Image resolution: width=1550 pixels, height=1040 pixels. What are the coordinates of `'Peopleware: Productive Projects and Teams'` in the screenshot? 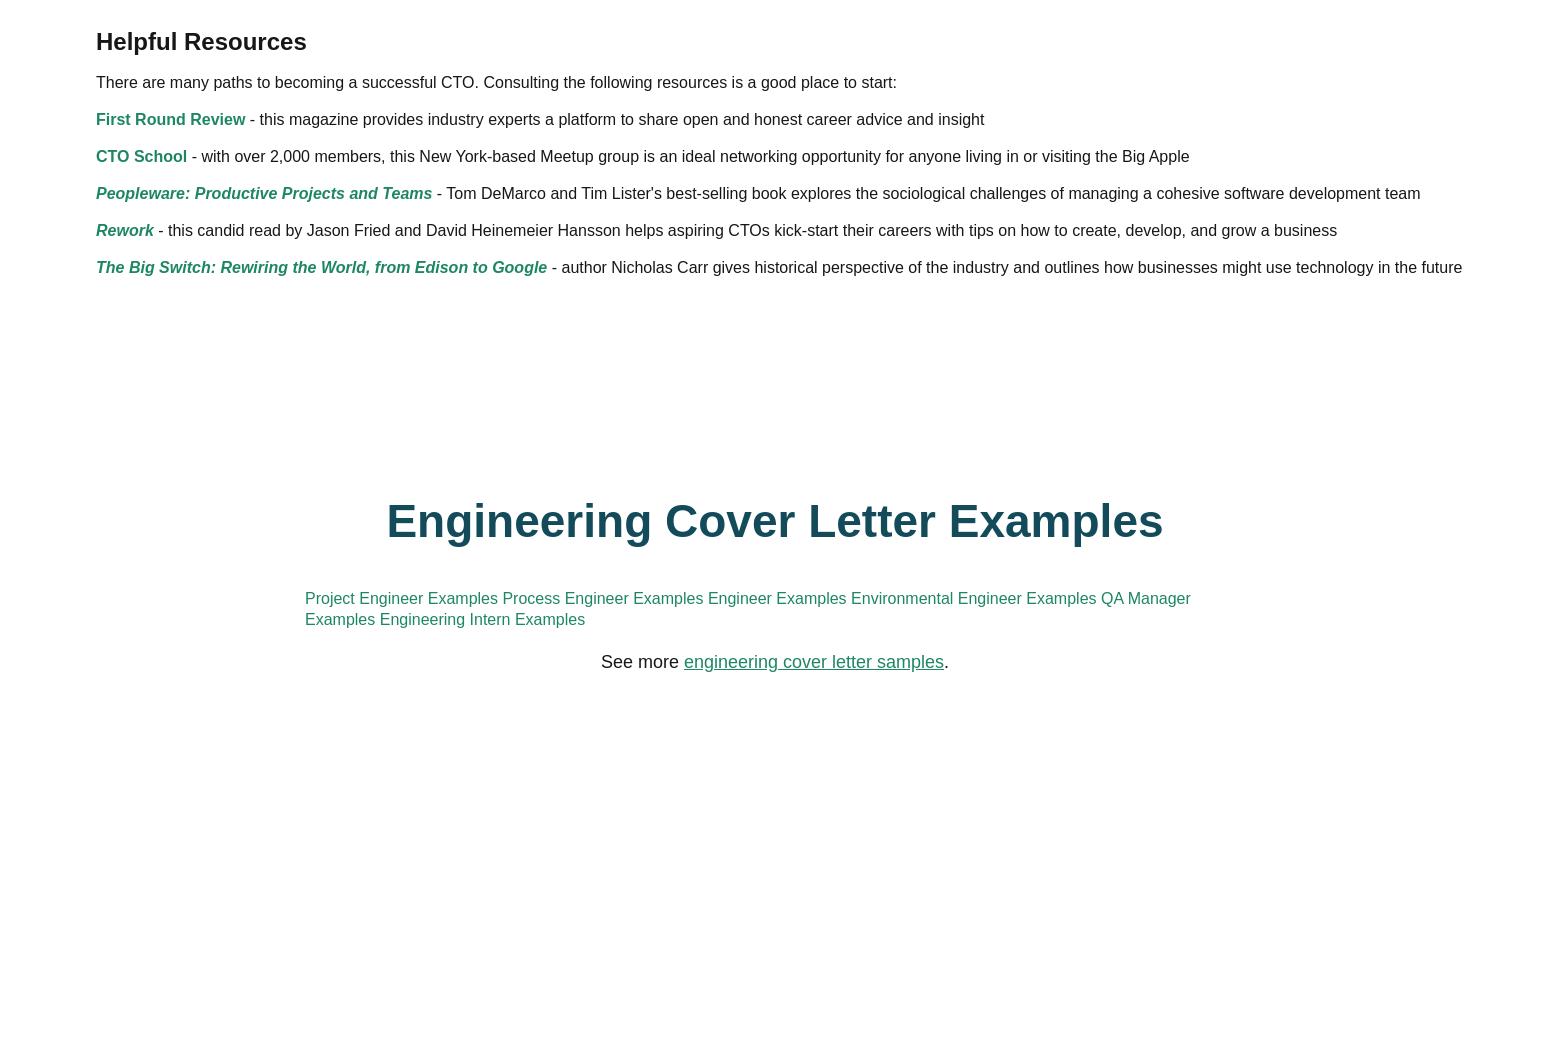 It's located at (613, 659).